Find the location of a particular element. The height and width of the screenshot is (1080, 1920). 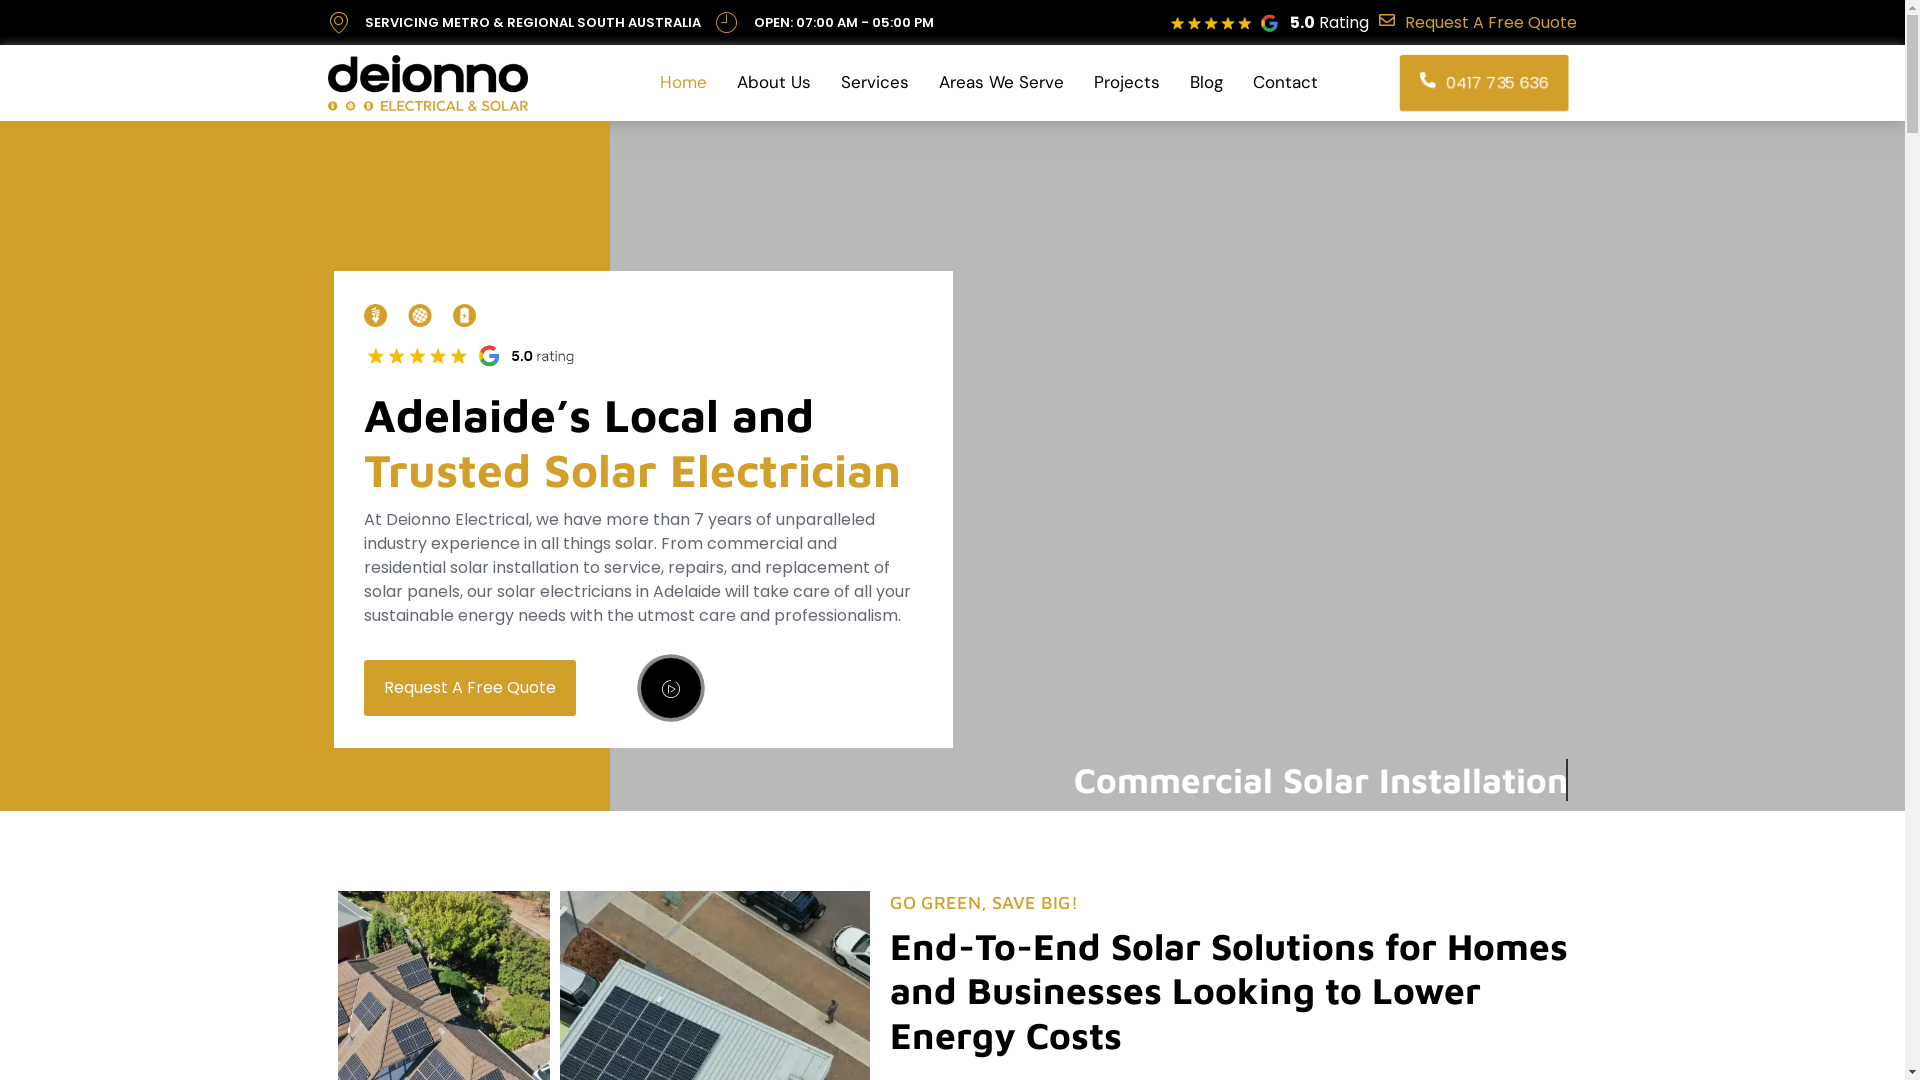

'Solar Electrician Adelaide - Homepage 2' is located at coordinates (474, 353).